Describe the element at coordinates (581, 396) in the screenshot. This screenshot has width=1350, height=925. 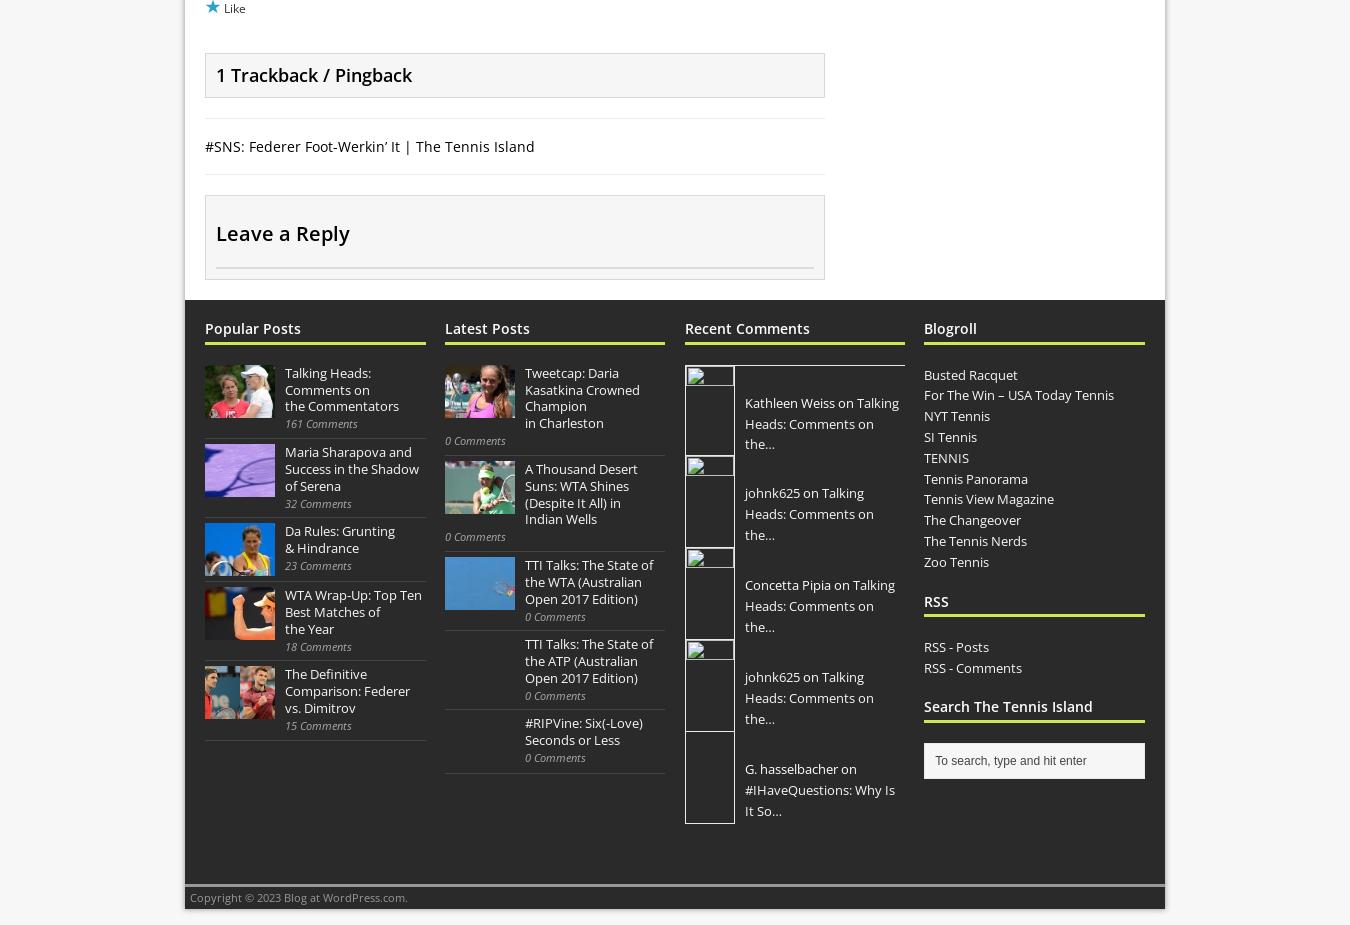
I see `'Tweetcap: Daria Kasatkina Crowned Champion in Charleston'` at that location.